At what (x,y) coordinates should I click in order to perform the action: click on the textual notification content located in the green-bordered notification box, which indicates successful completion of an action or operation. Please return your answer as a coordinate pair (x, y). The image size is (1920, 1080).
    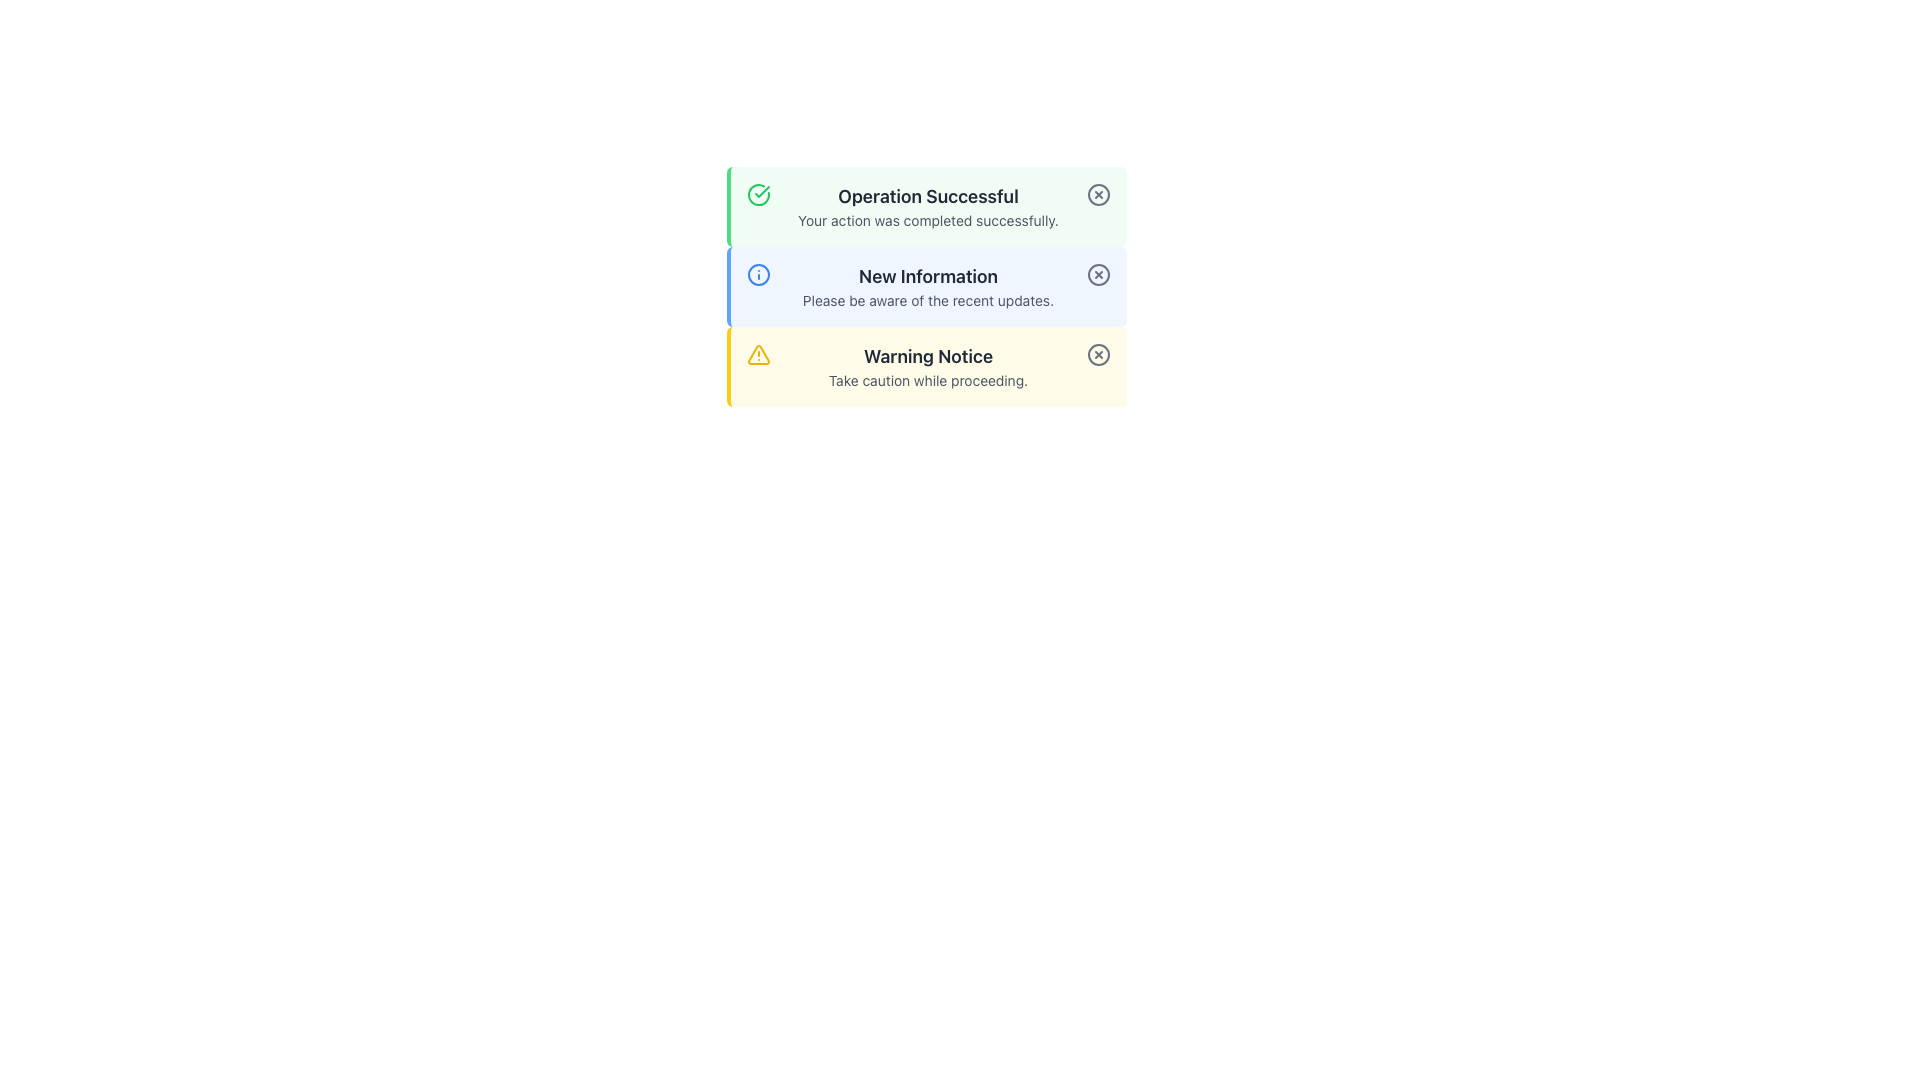
    Looking at the image, I should click on (927, 207).